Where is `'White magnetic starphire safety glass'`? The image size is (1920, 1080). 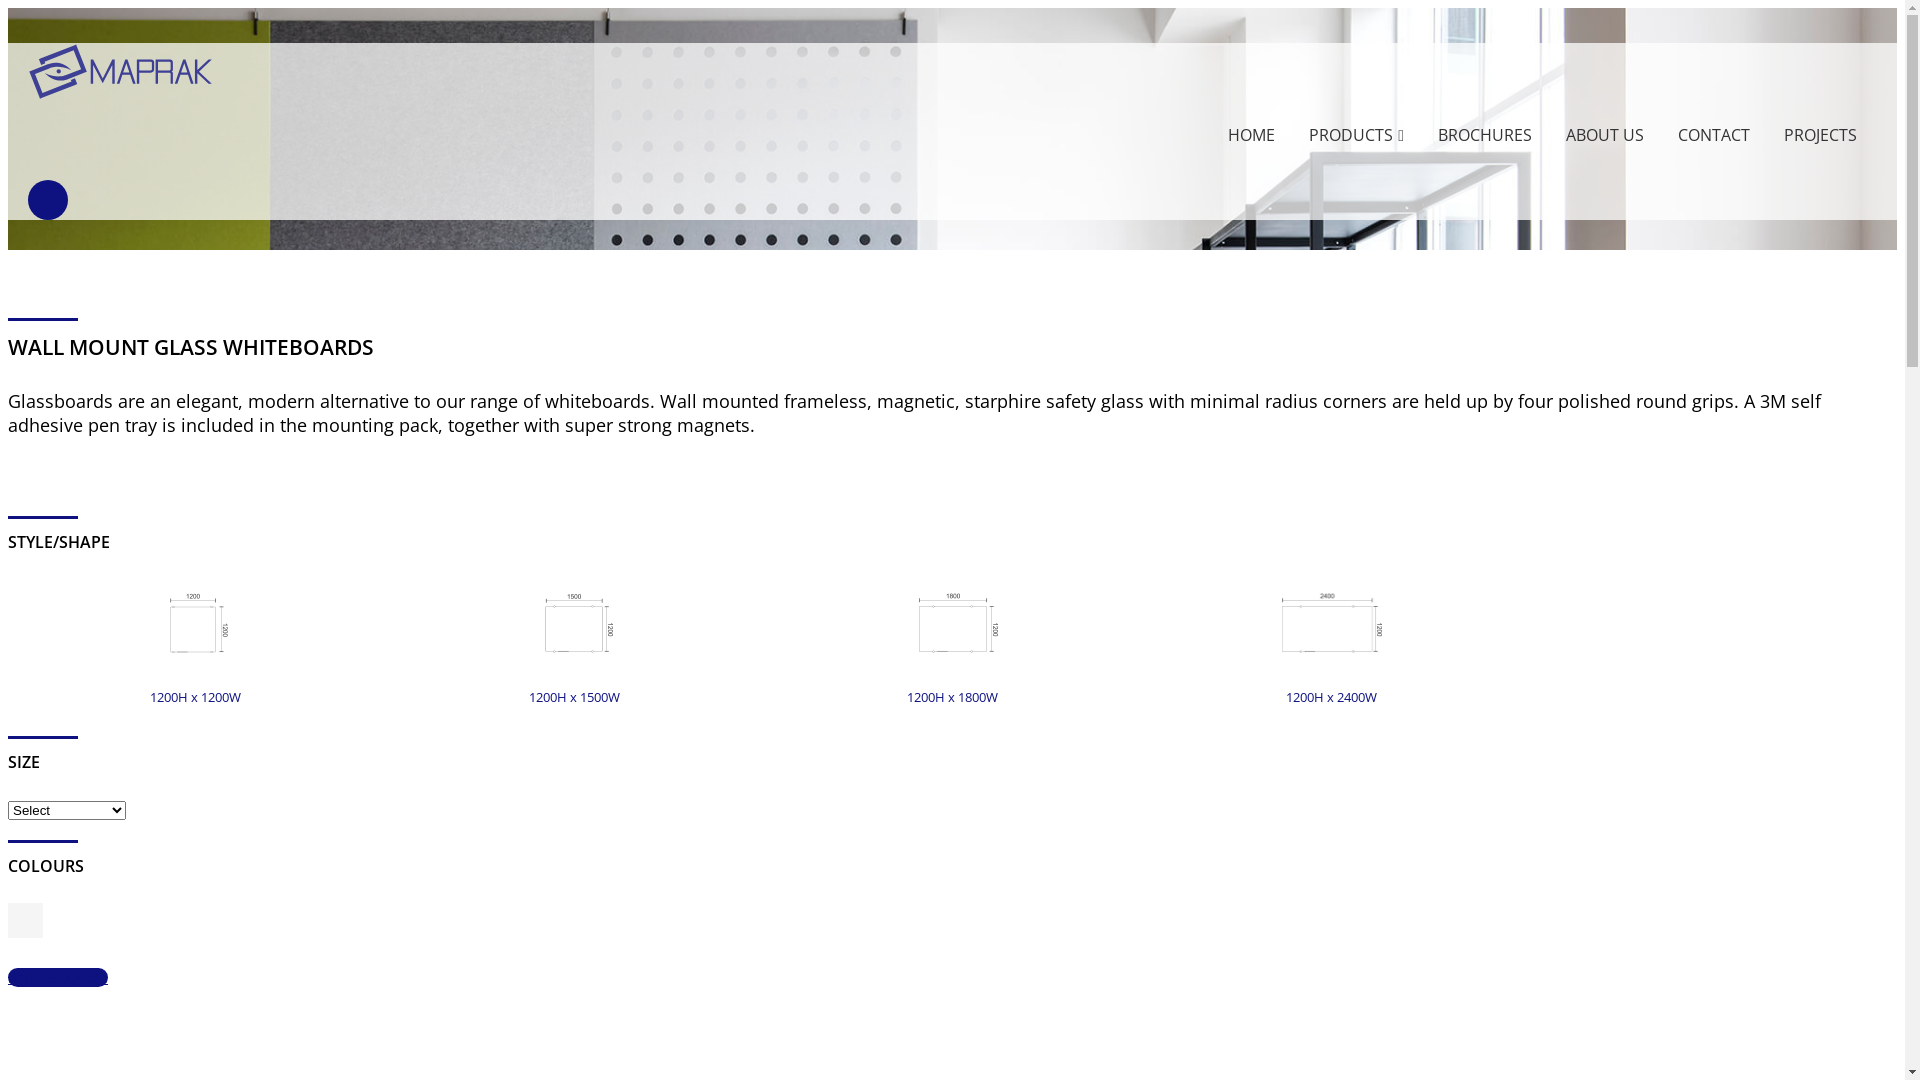 'White magnetic starphire safety glass' is located at coordinates (25, 932).